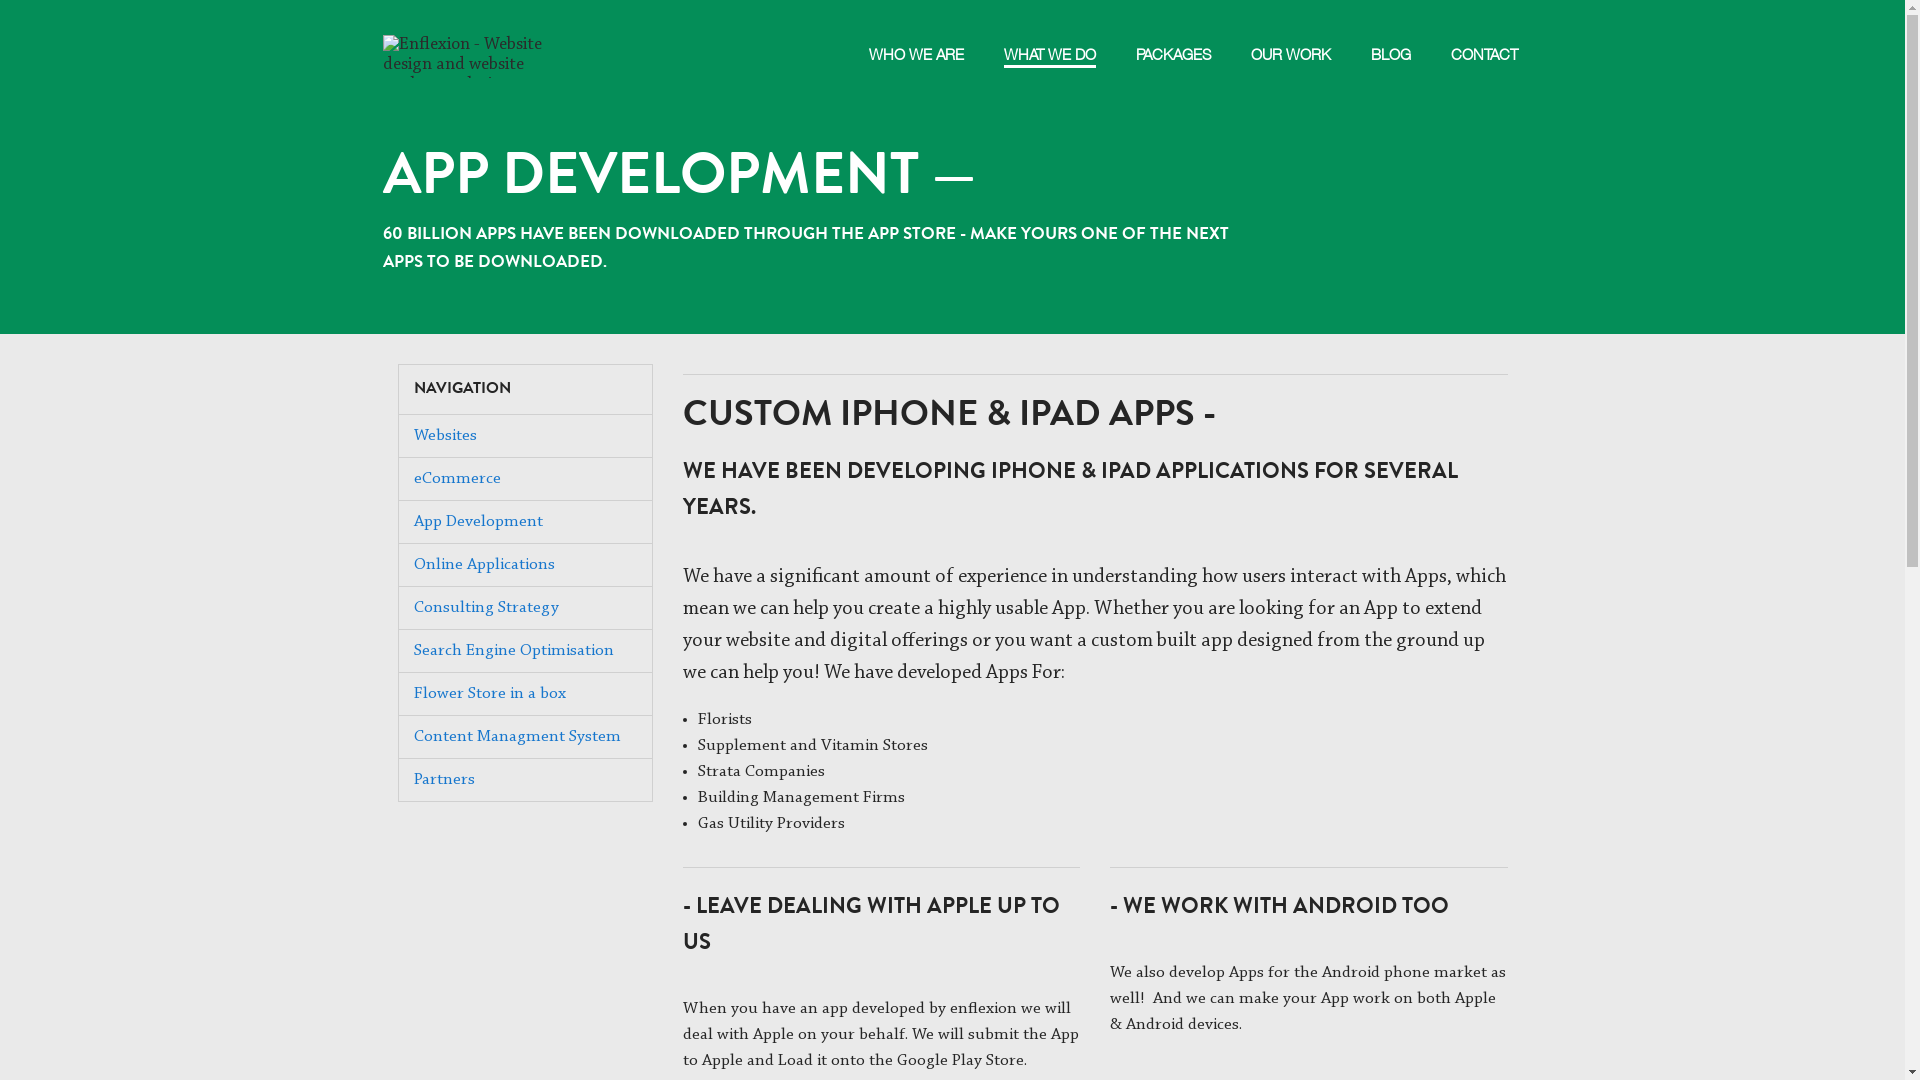 The image size is (1920, 1080). Describe the element at coordinates (513, 650) in the screenshot. I see `'Search Engine Optimisation'` at that location.